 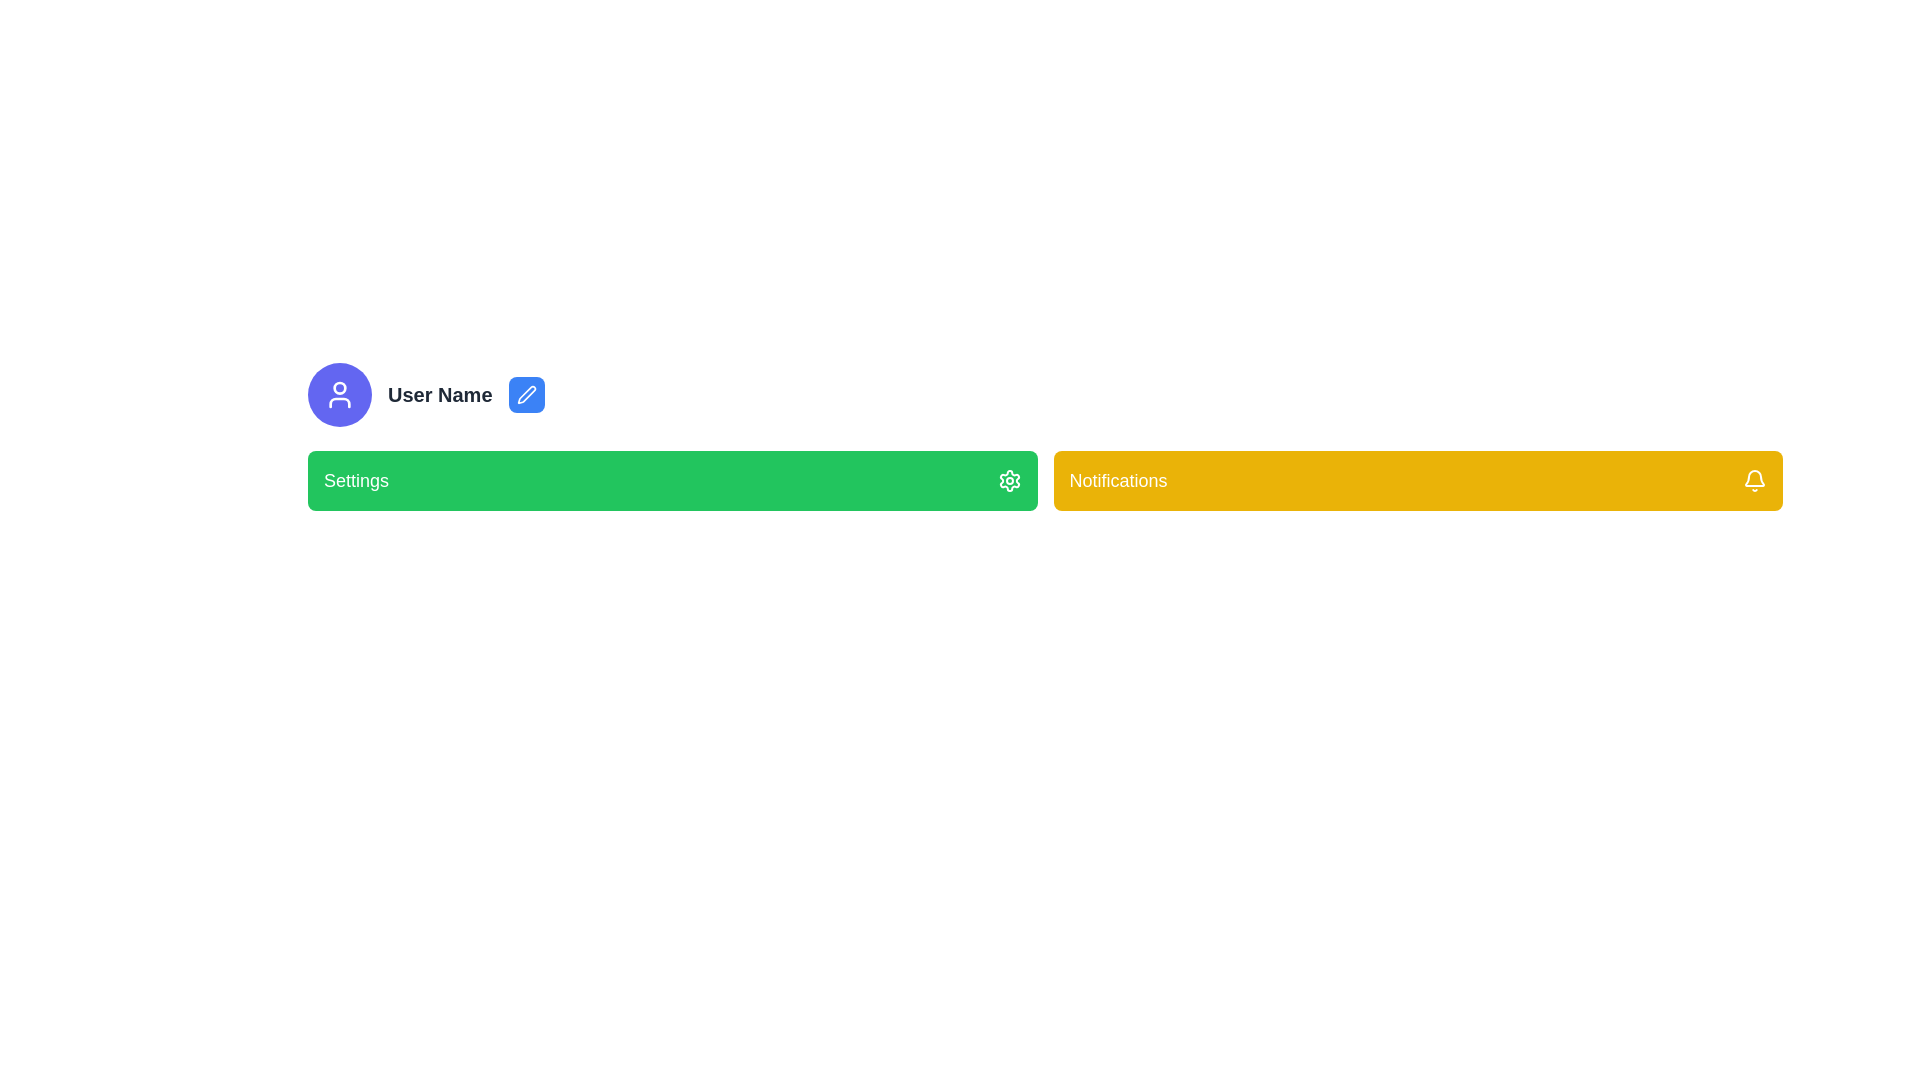 What do you see at coordinates (439, 394) in the screenshot?
I see `the text label displaying the user's name, positioned between a user icon and a button` at bounding box center [439, 394].